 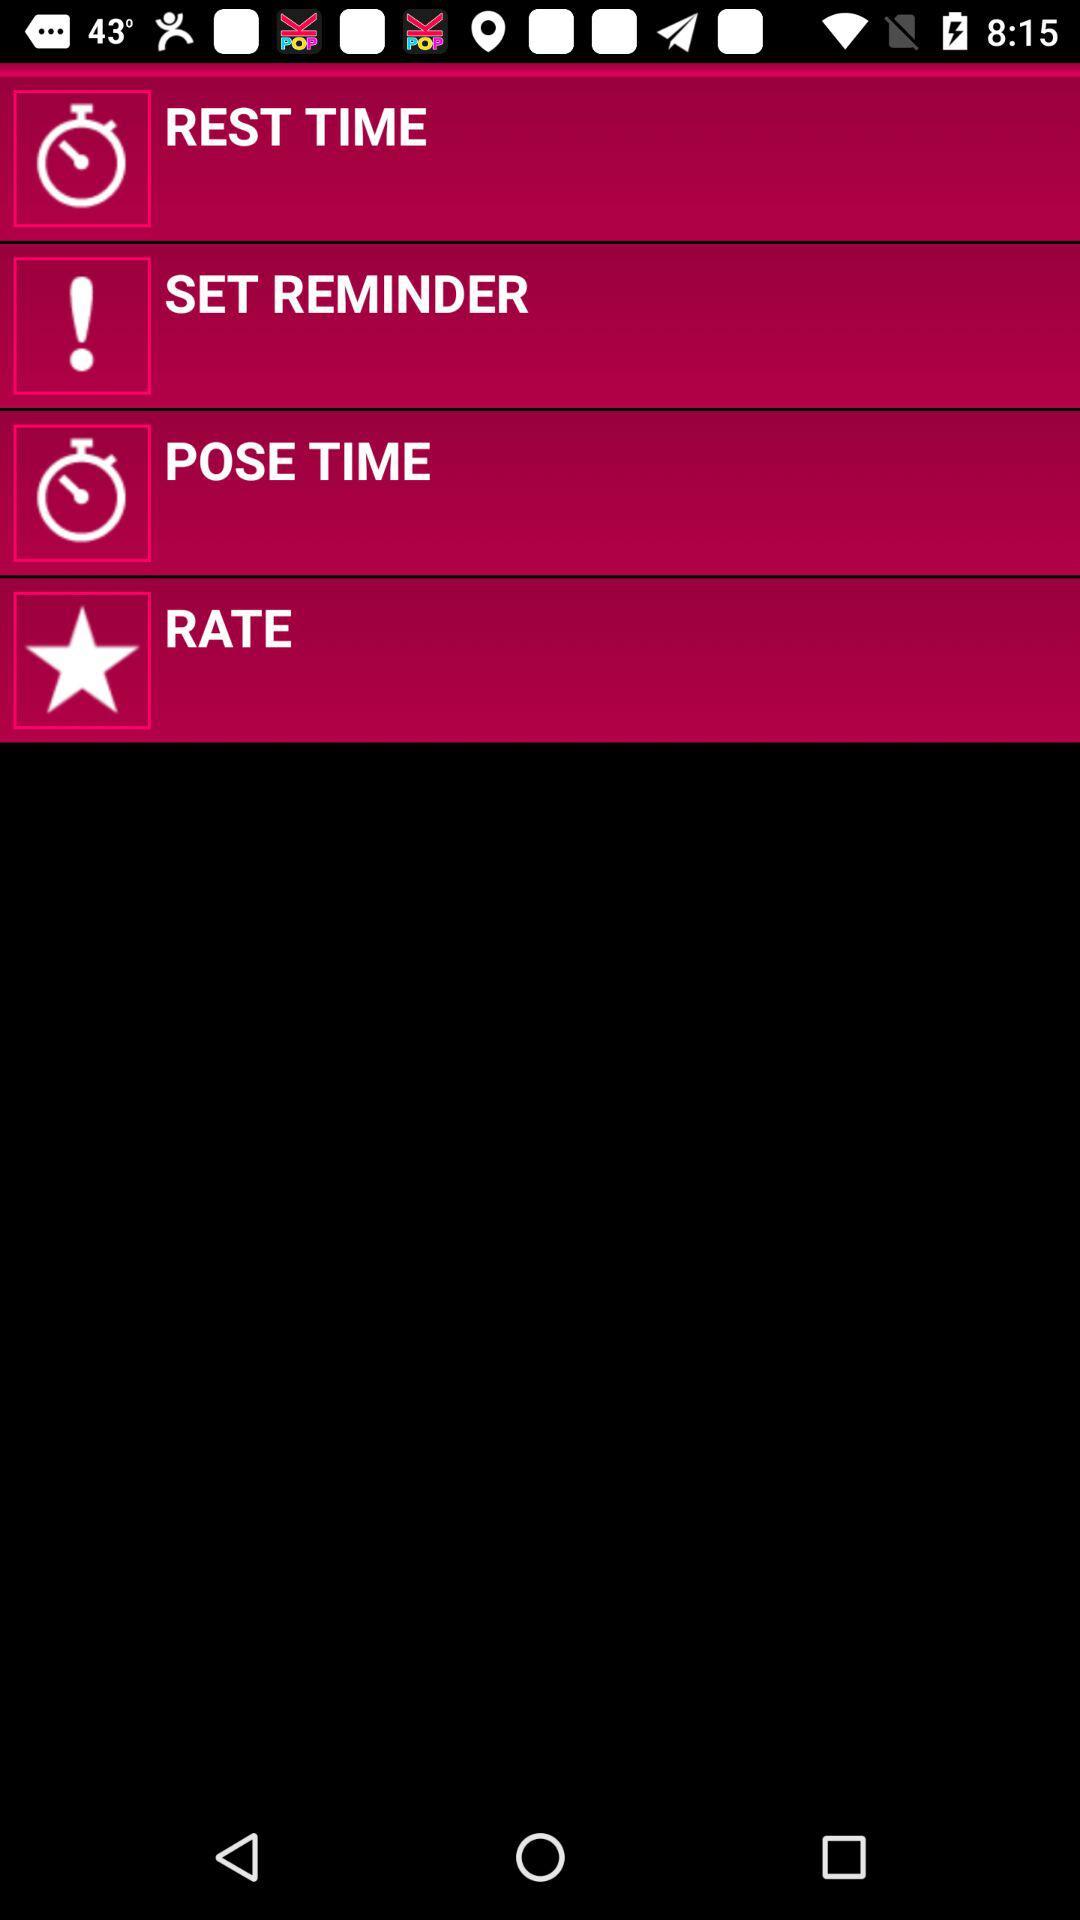 What do you see at coordinates (345, 291) in the screenshot?
I see `app above the pose time` at bounding box center [345, 291].